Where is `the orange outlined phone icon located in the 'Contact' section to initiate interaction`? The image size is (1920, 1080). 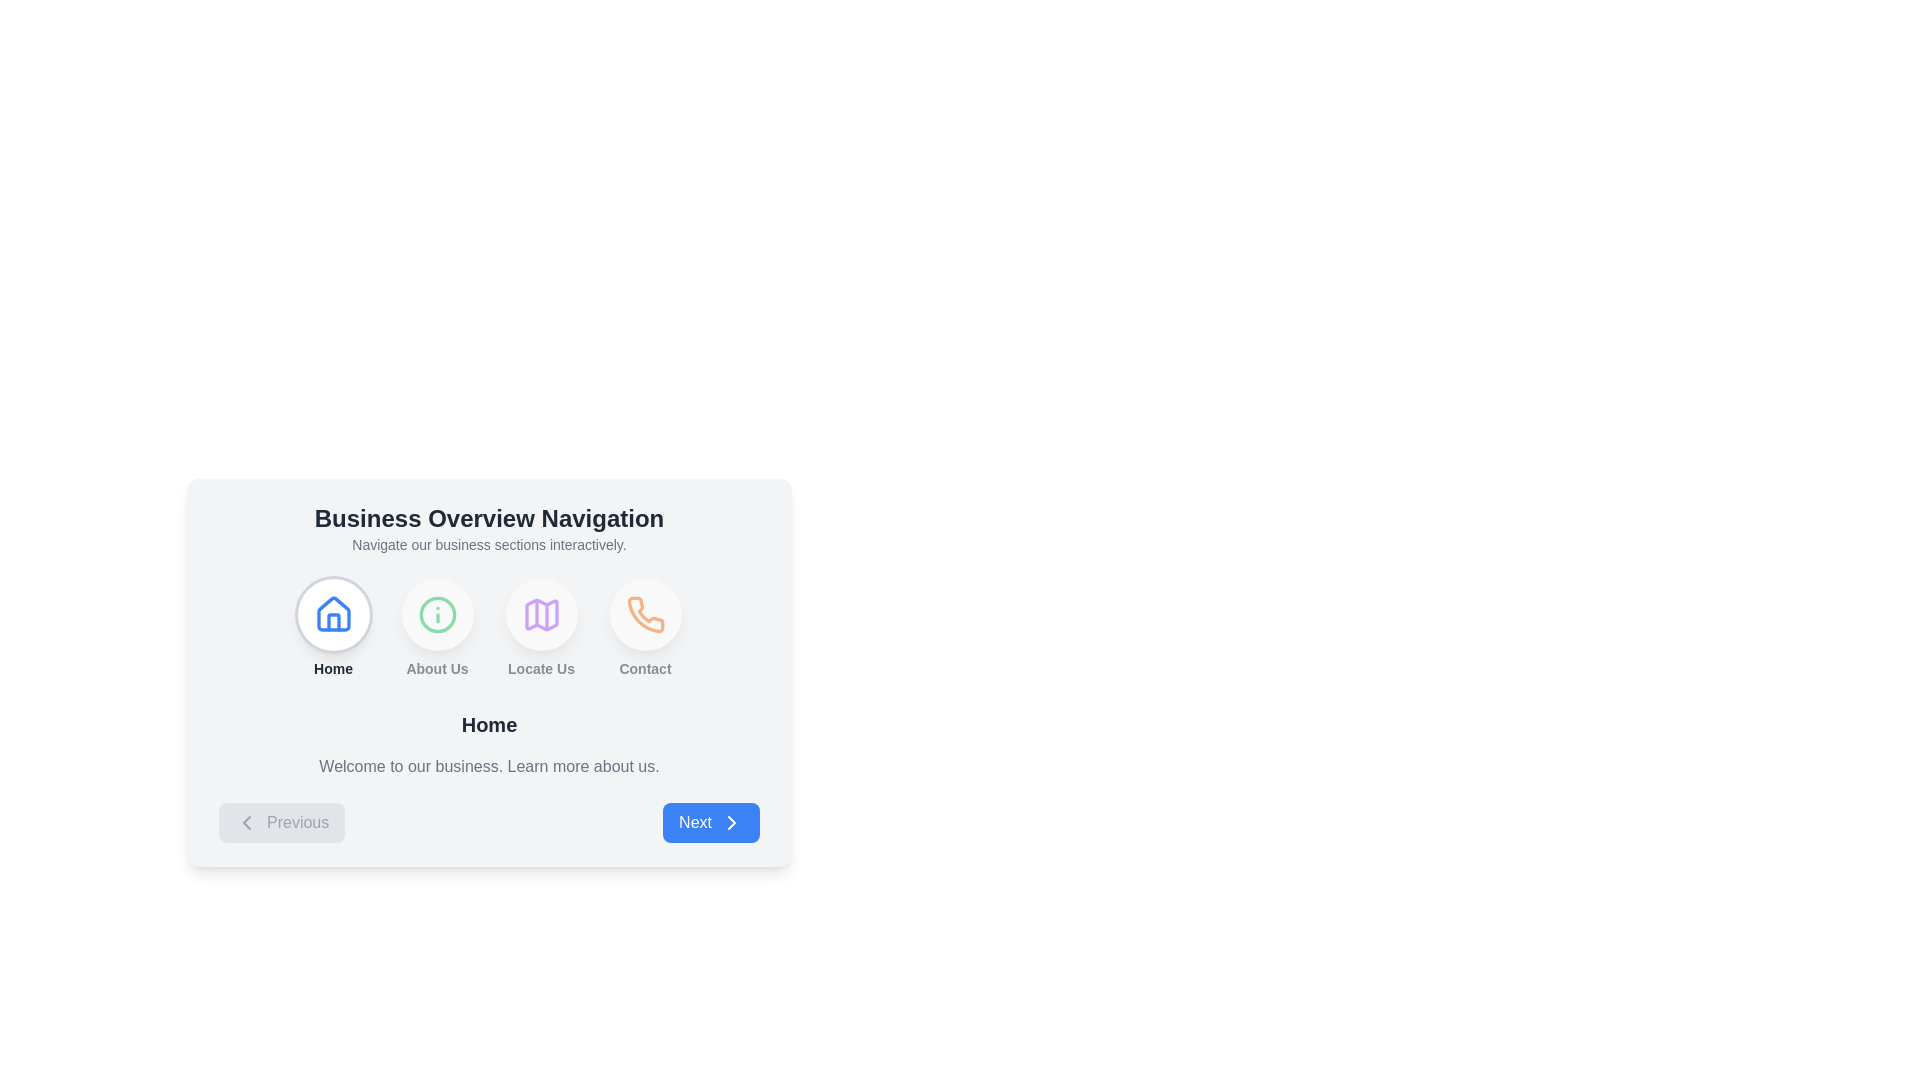 the orange outlined phone icon located in the 'Contact' section to initiate interaction is located at coordinates (645, 613).